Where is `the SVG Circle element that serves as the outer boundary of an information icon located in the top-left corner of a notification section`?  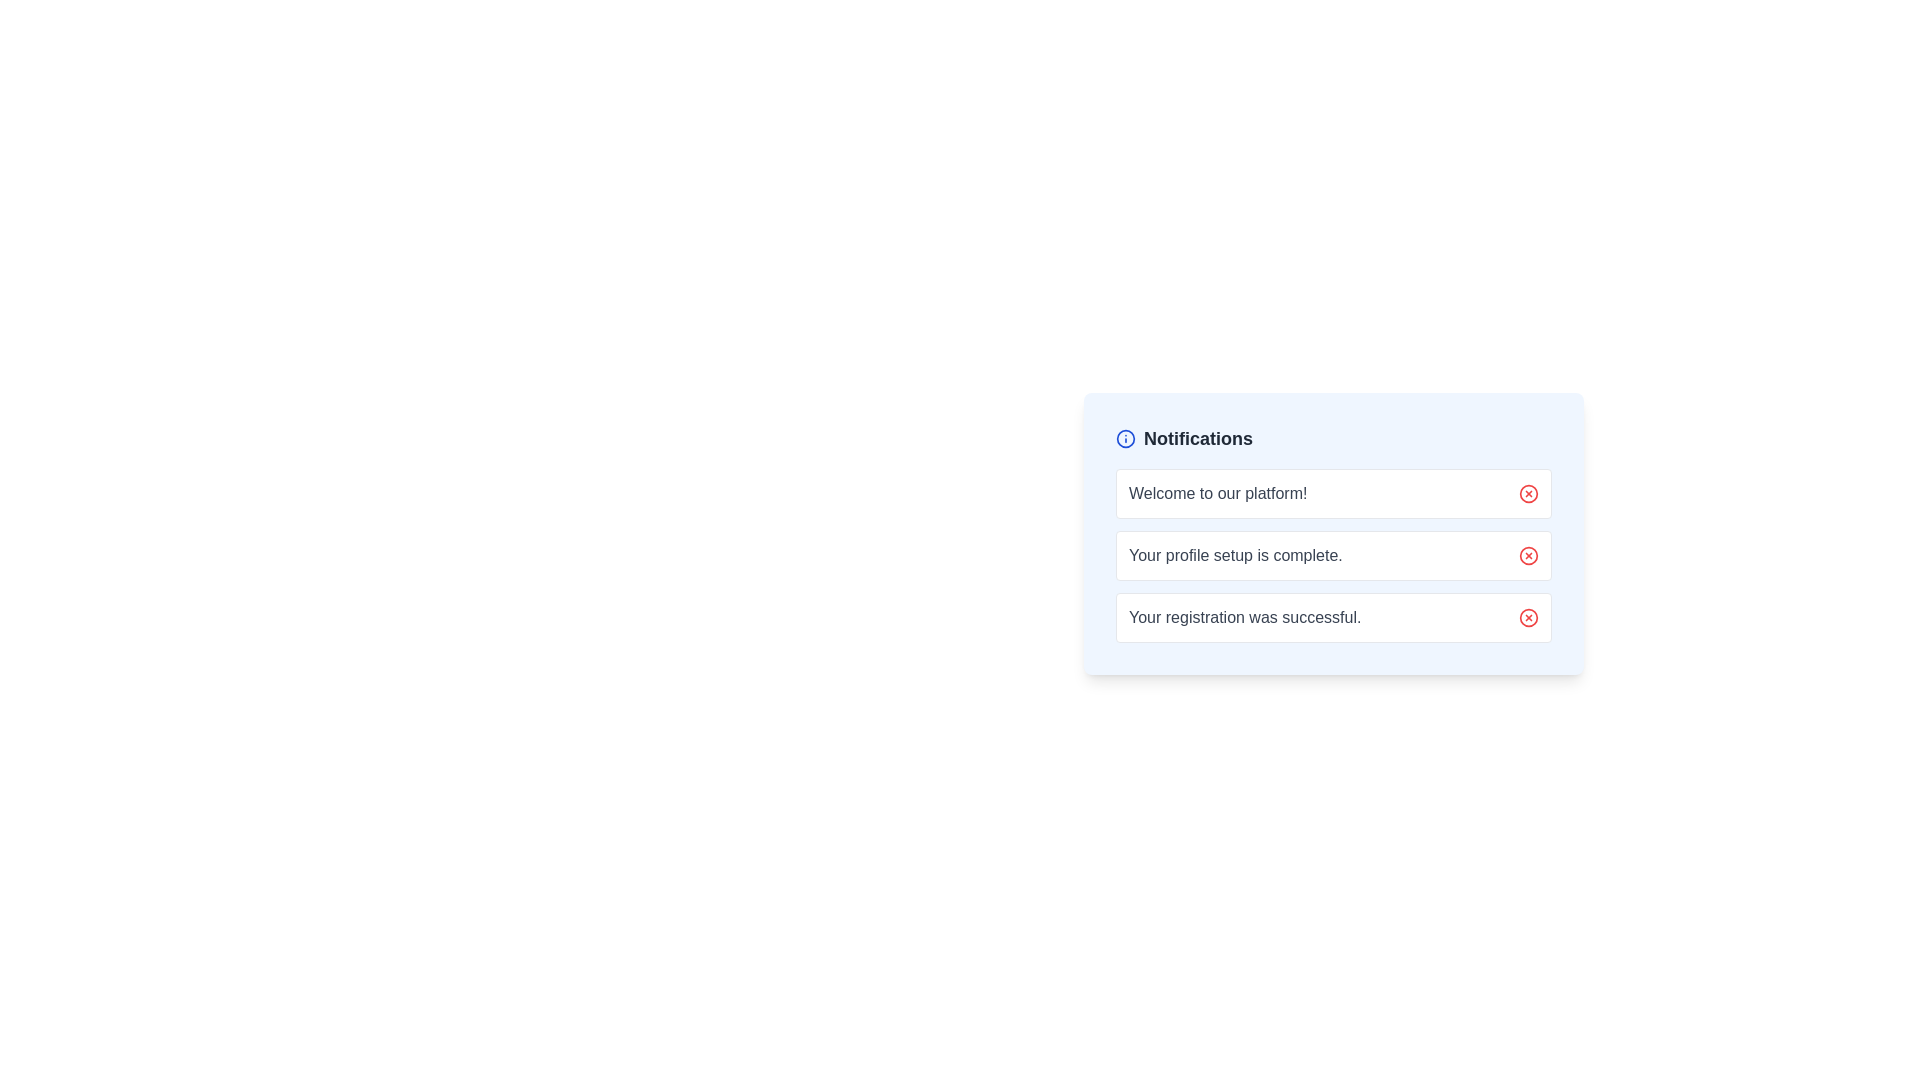
the SVG Circle element that serves as the outer boundary of an information icon located in the top-left corner of a notification section is located at coordinates (1126, 438).